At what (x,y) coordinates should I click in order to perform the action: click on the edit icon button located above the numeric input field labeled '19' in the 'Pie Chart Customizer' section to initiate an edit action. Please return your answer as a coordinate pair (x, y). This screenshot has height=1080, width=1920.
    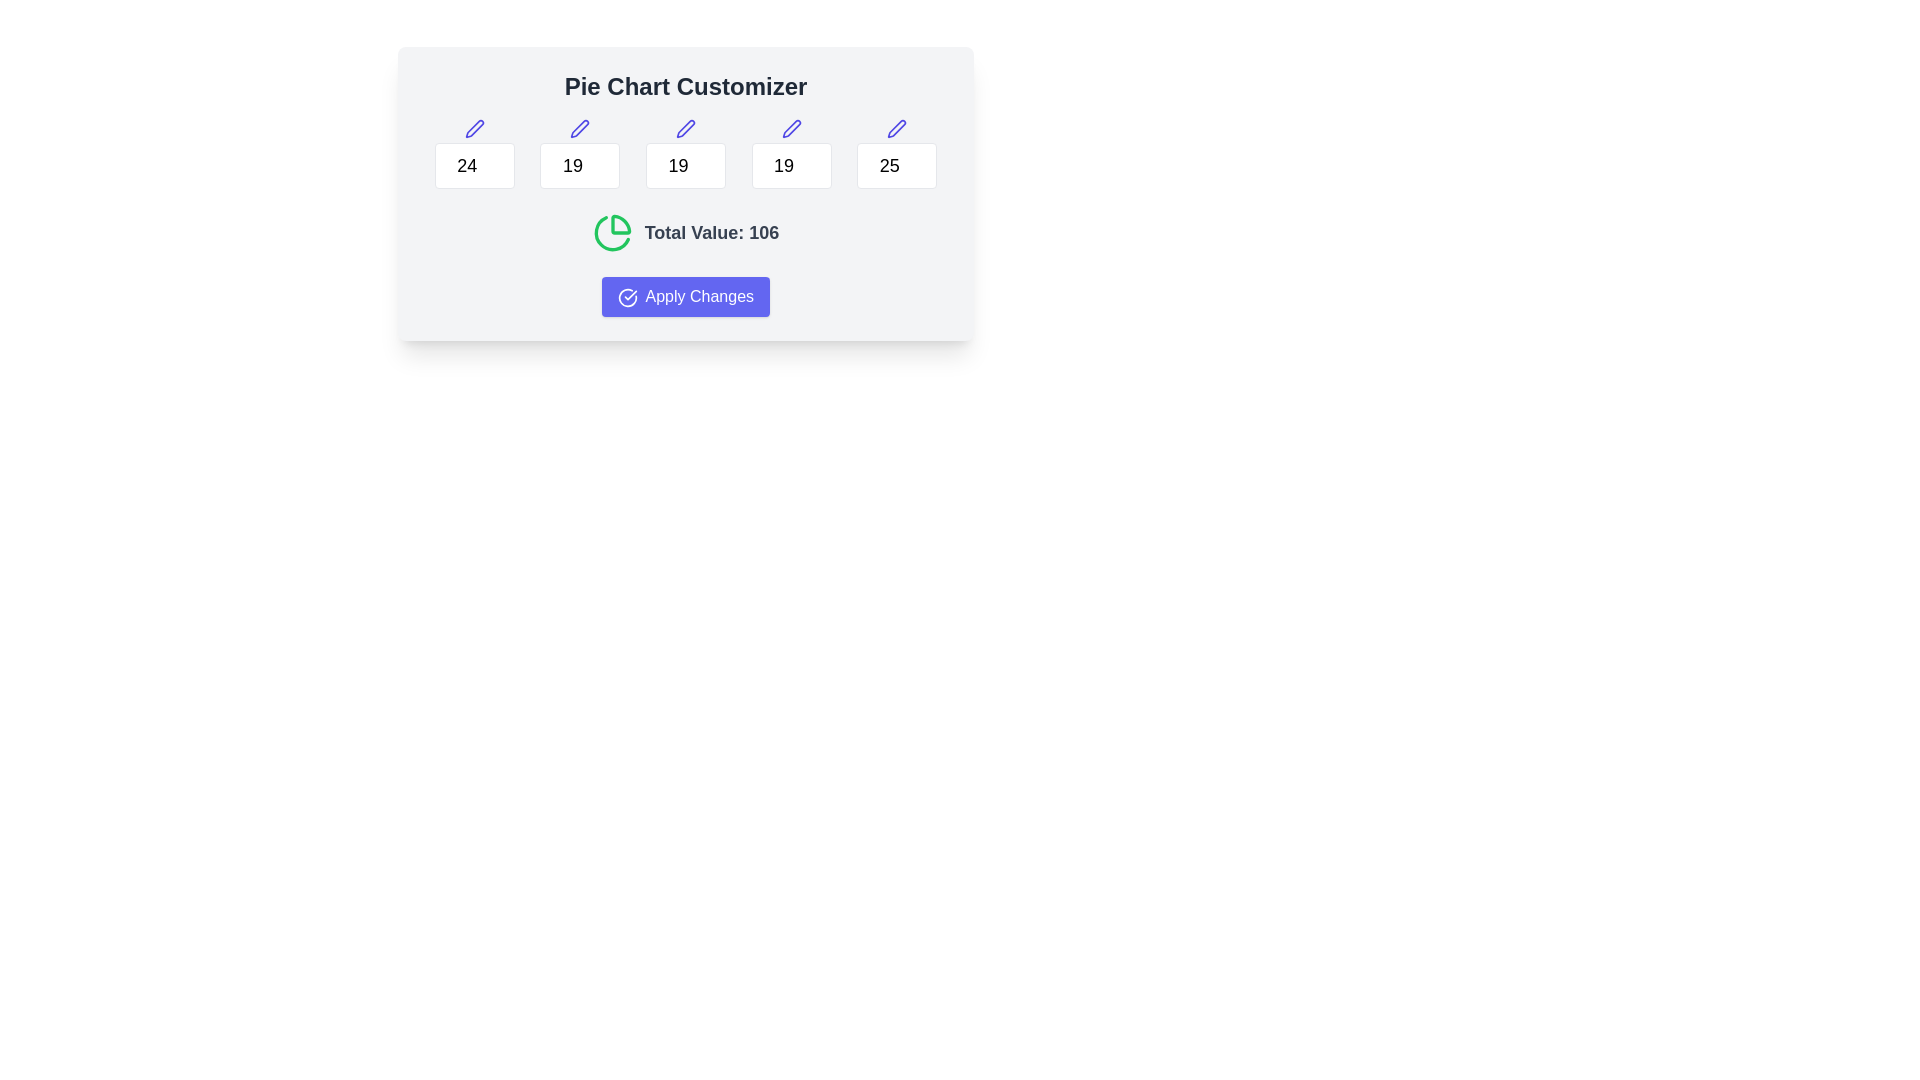
    Looking at the image, I should click on (790, 128).